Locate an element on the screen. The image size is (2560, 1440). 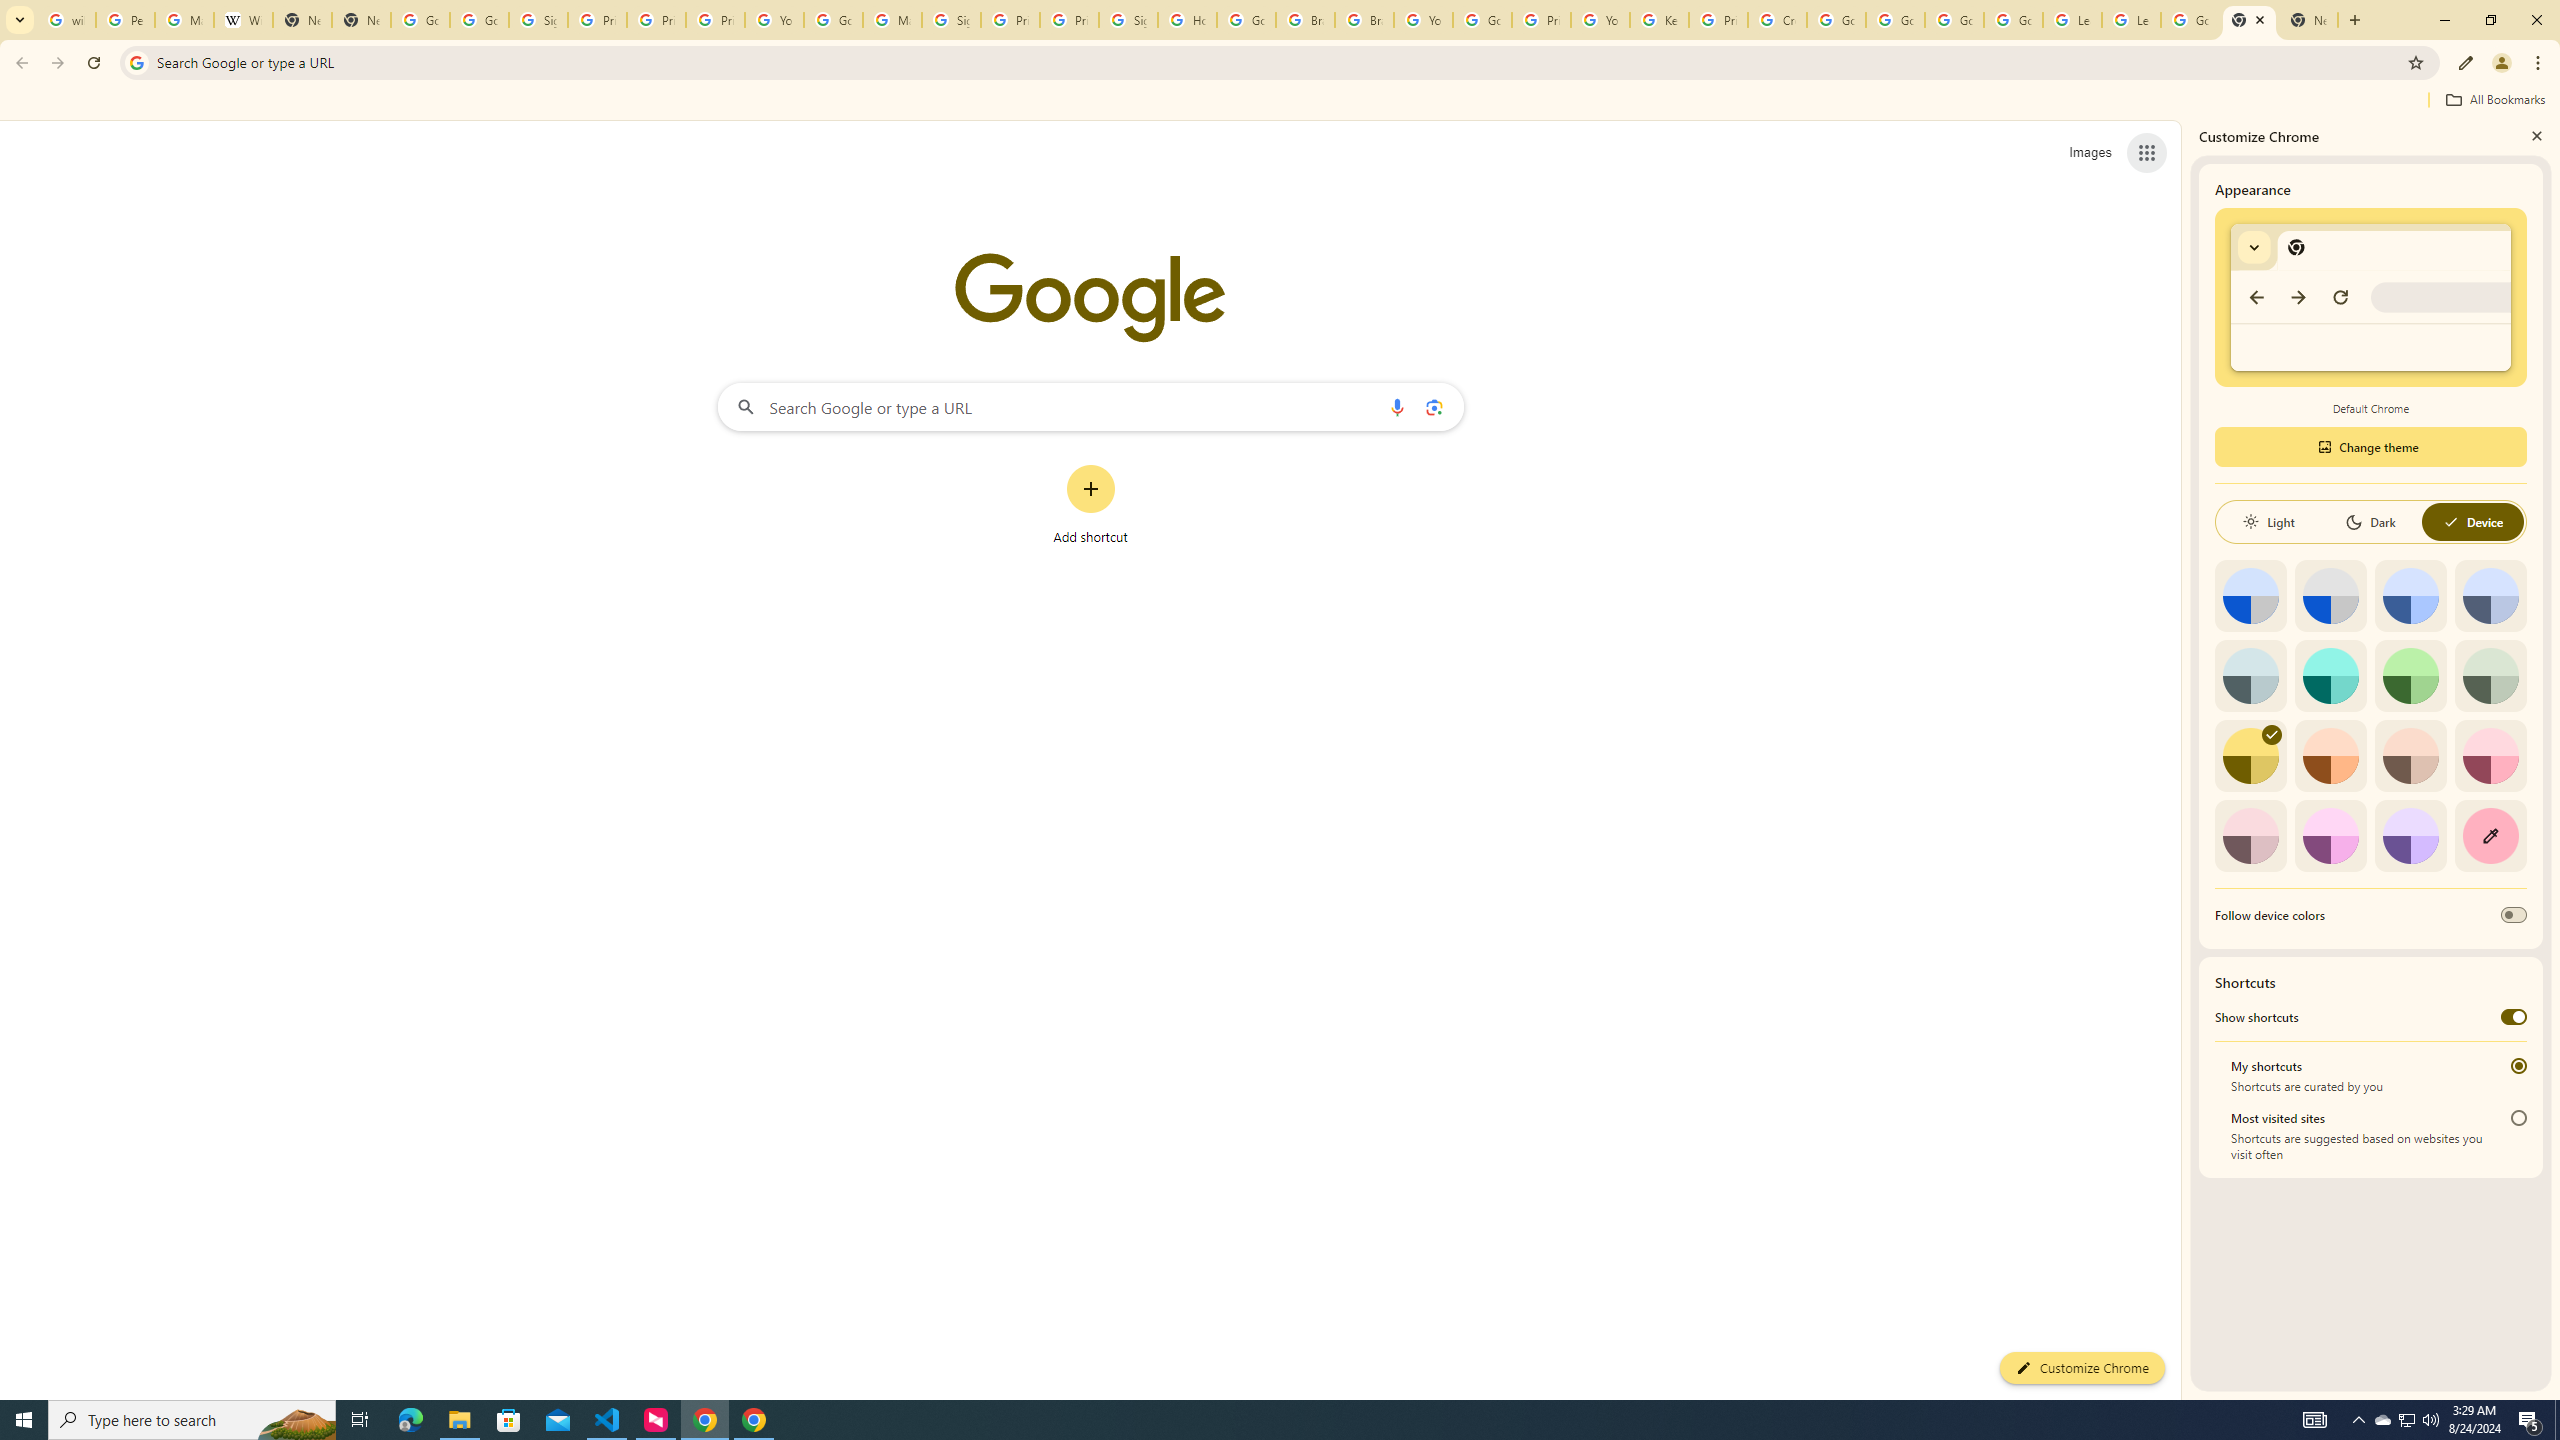
'Brand Resource Center' is located at coordinates (1304, 19).